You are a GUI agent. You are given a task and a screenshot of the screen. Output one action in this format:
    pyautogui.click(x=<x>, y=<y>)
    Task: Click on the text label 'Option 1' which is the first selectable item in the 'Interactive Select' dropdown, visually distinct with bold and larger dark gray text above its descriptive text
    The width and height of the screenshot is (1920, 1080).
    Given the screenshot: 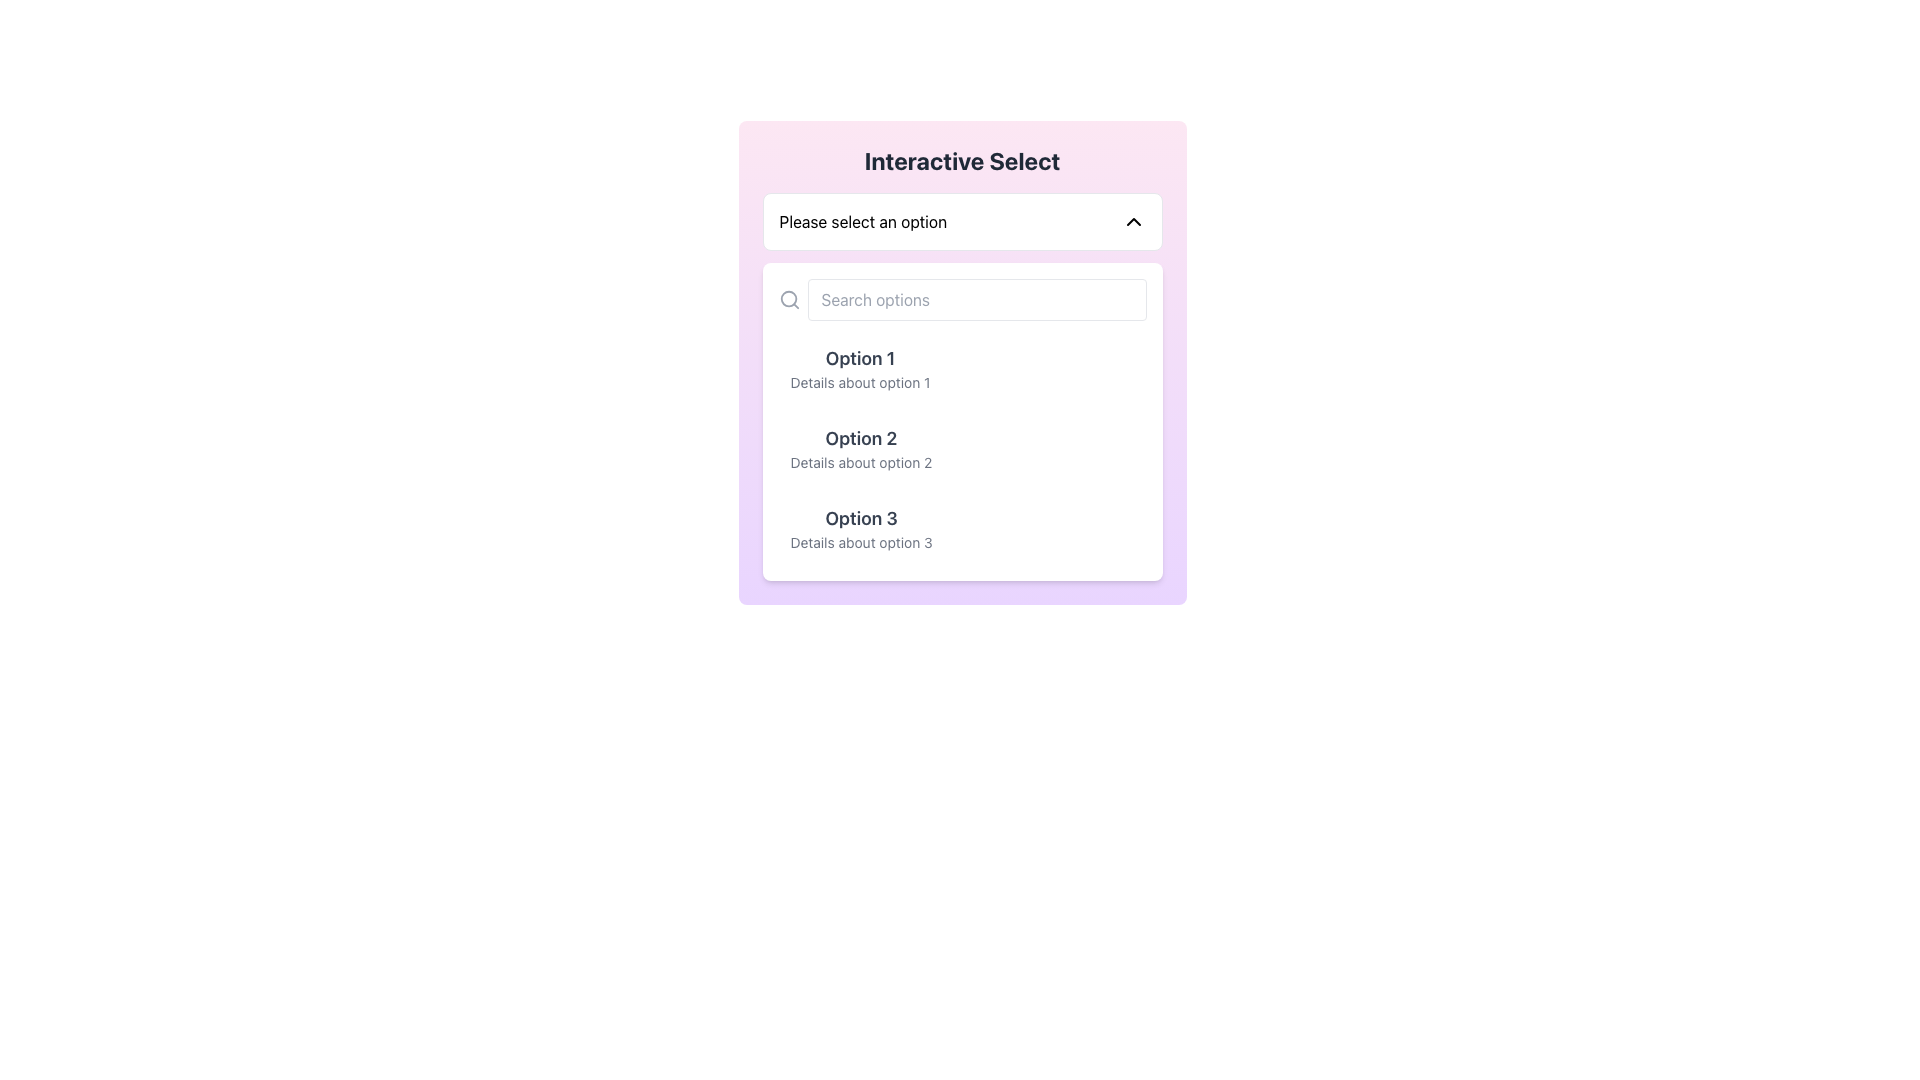 What is the action you would take?
    pyautogui.click(x=860, y=357)
    